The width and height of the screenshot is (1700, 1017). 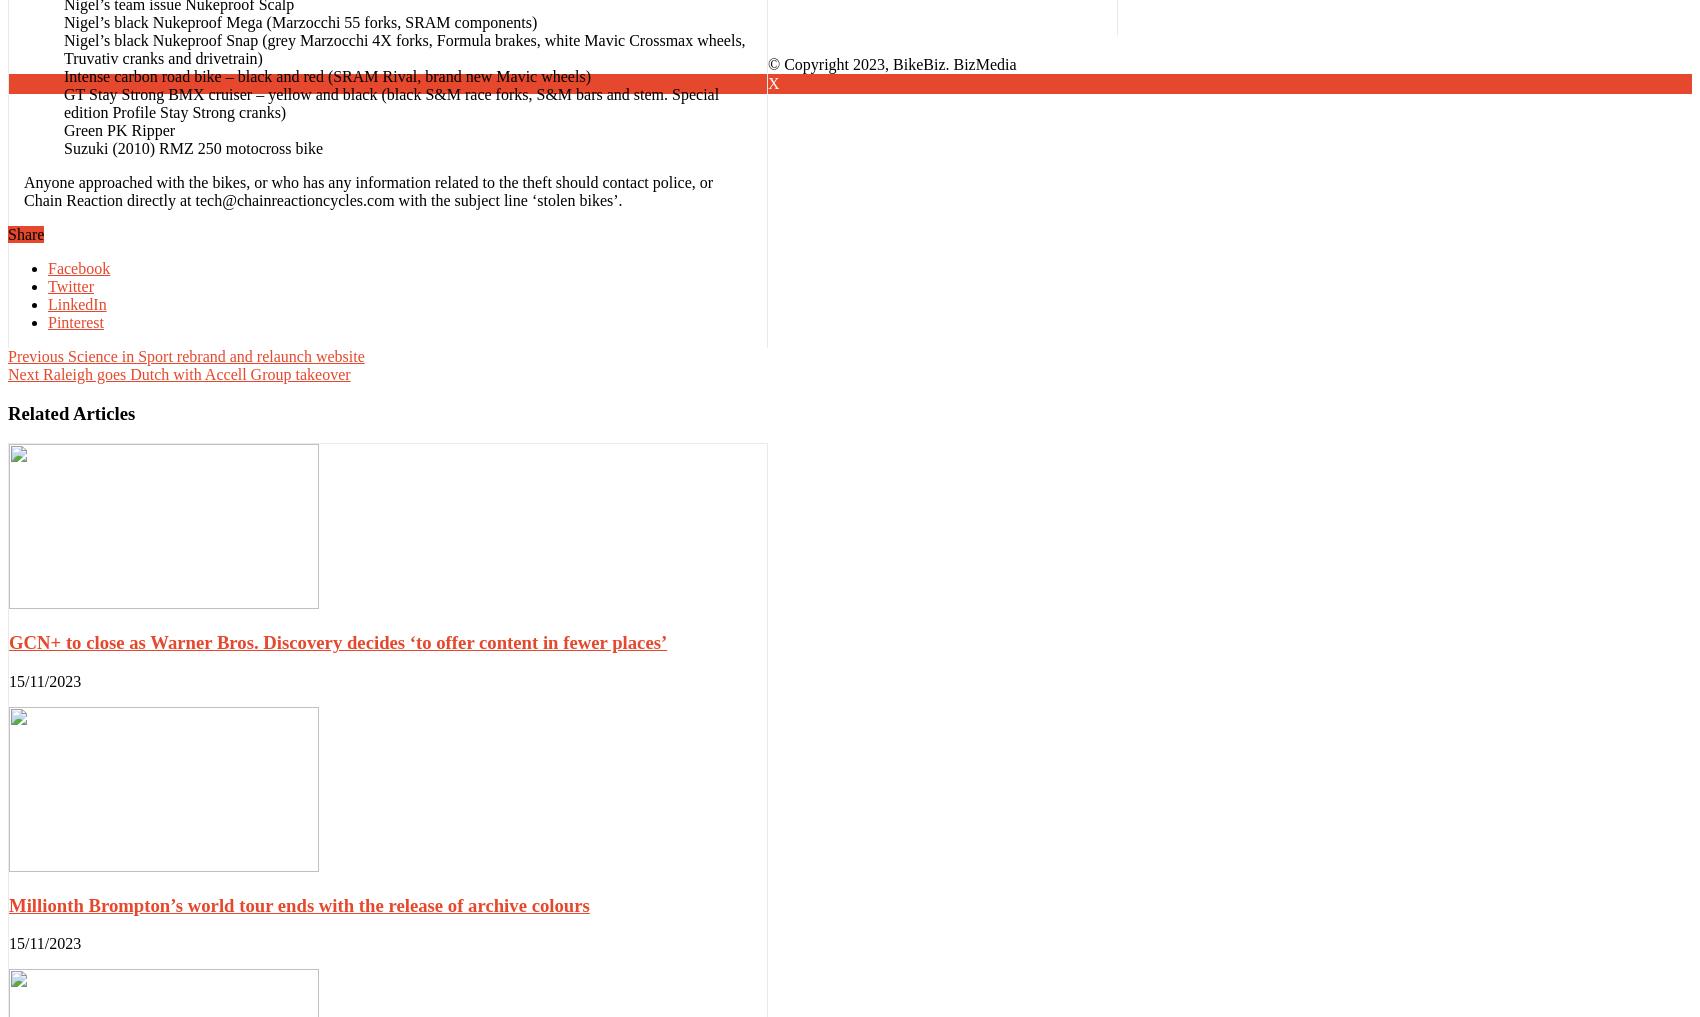 What do you see at coordinates (772, 82) in the screenshot?
I see `'X'` at bounding box center [772, 82].